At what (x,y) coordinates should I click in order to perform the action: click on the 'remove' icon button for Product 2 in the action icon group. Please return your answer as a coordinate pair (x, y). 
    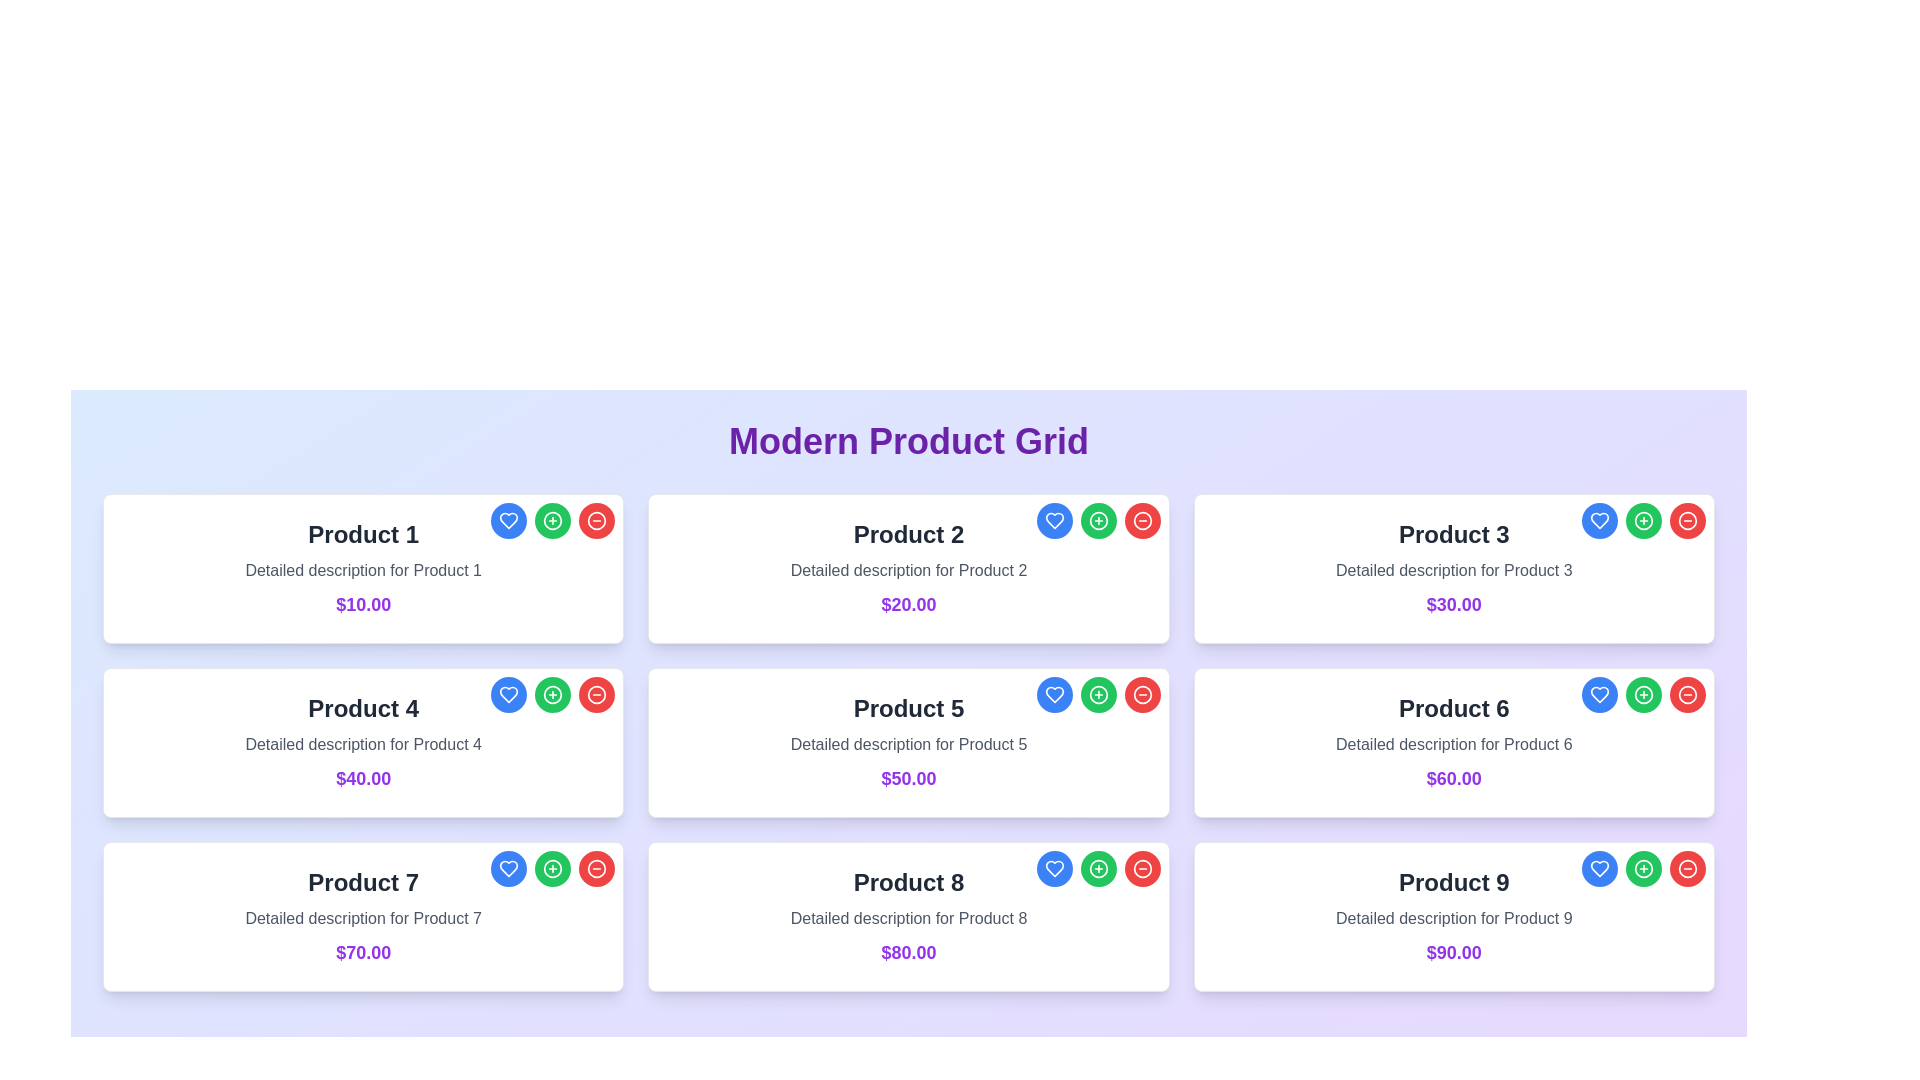
    Looking at the image, I should click on (1142, 519).